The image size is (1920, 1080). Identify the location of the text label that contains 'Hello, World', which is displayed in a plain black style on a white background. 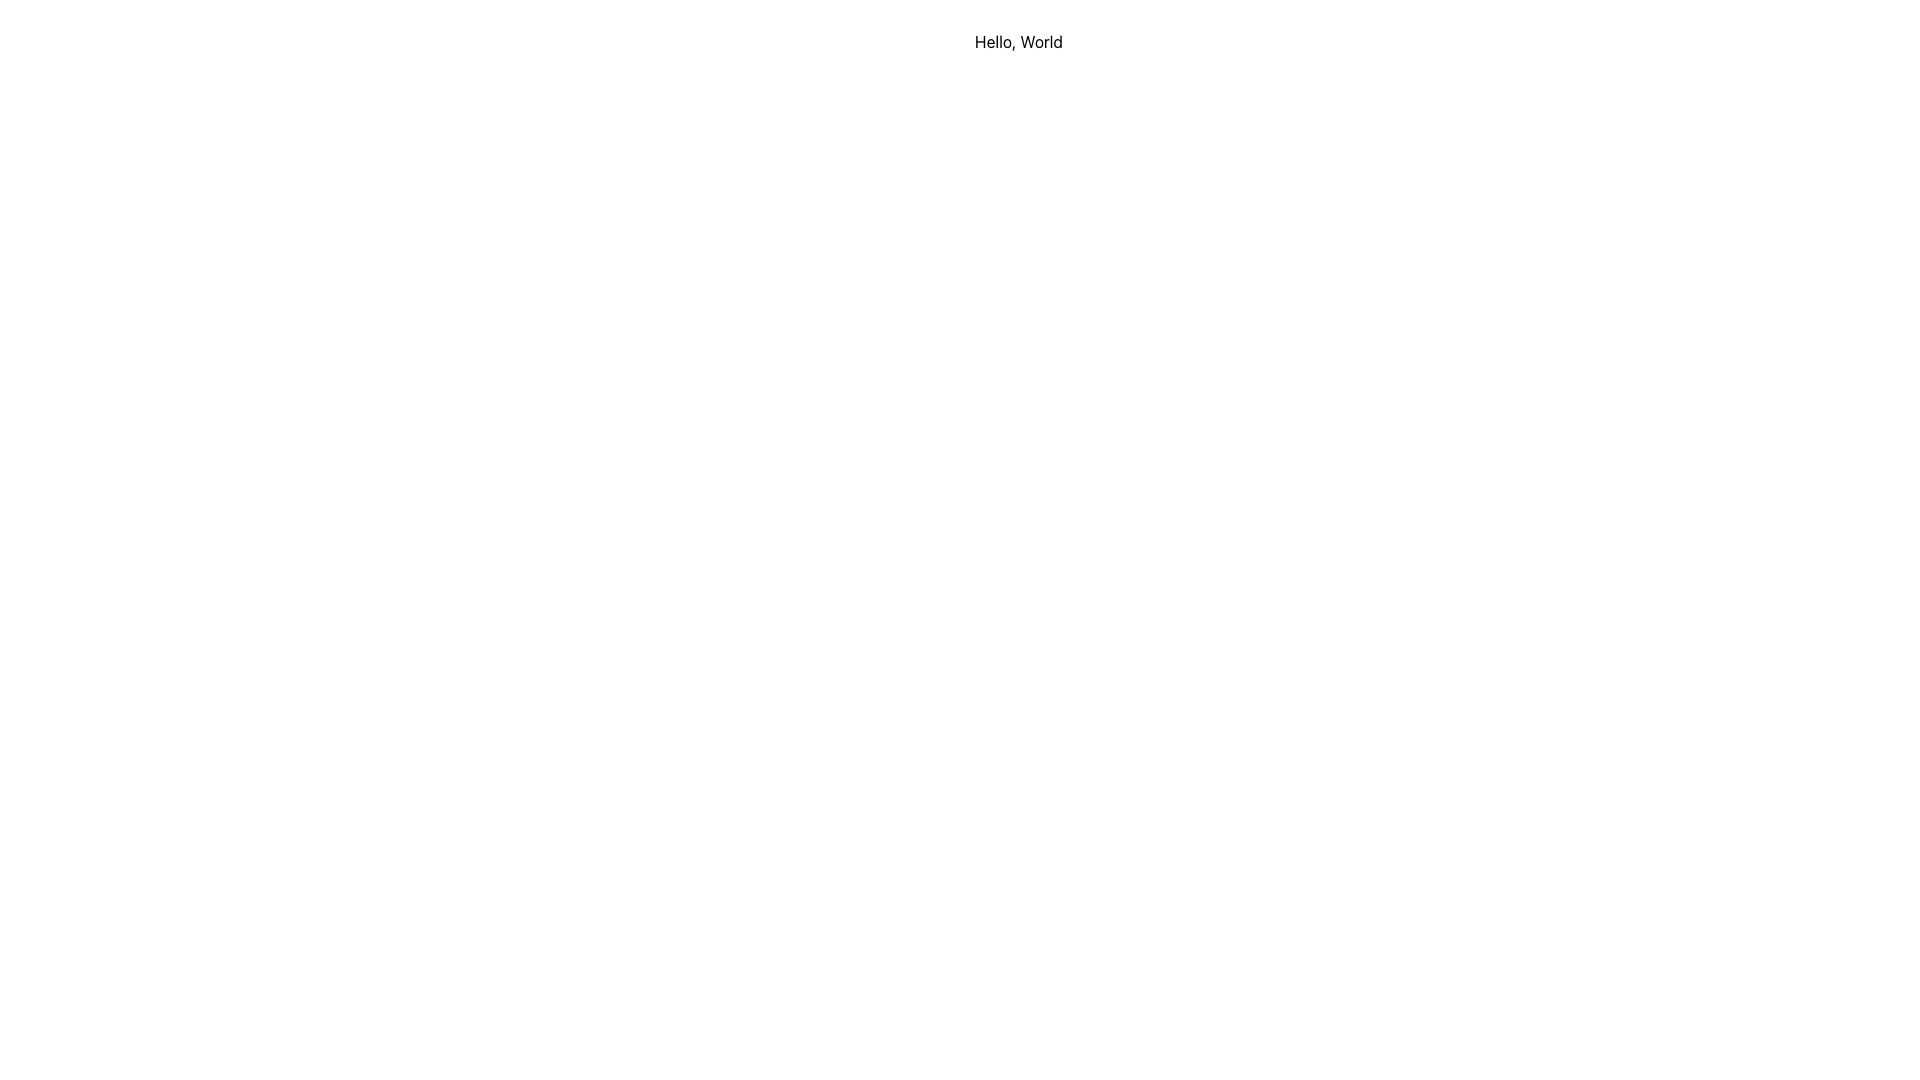
(1018, 42).